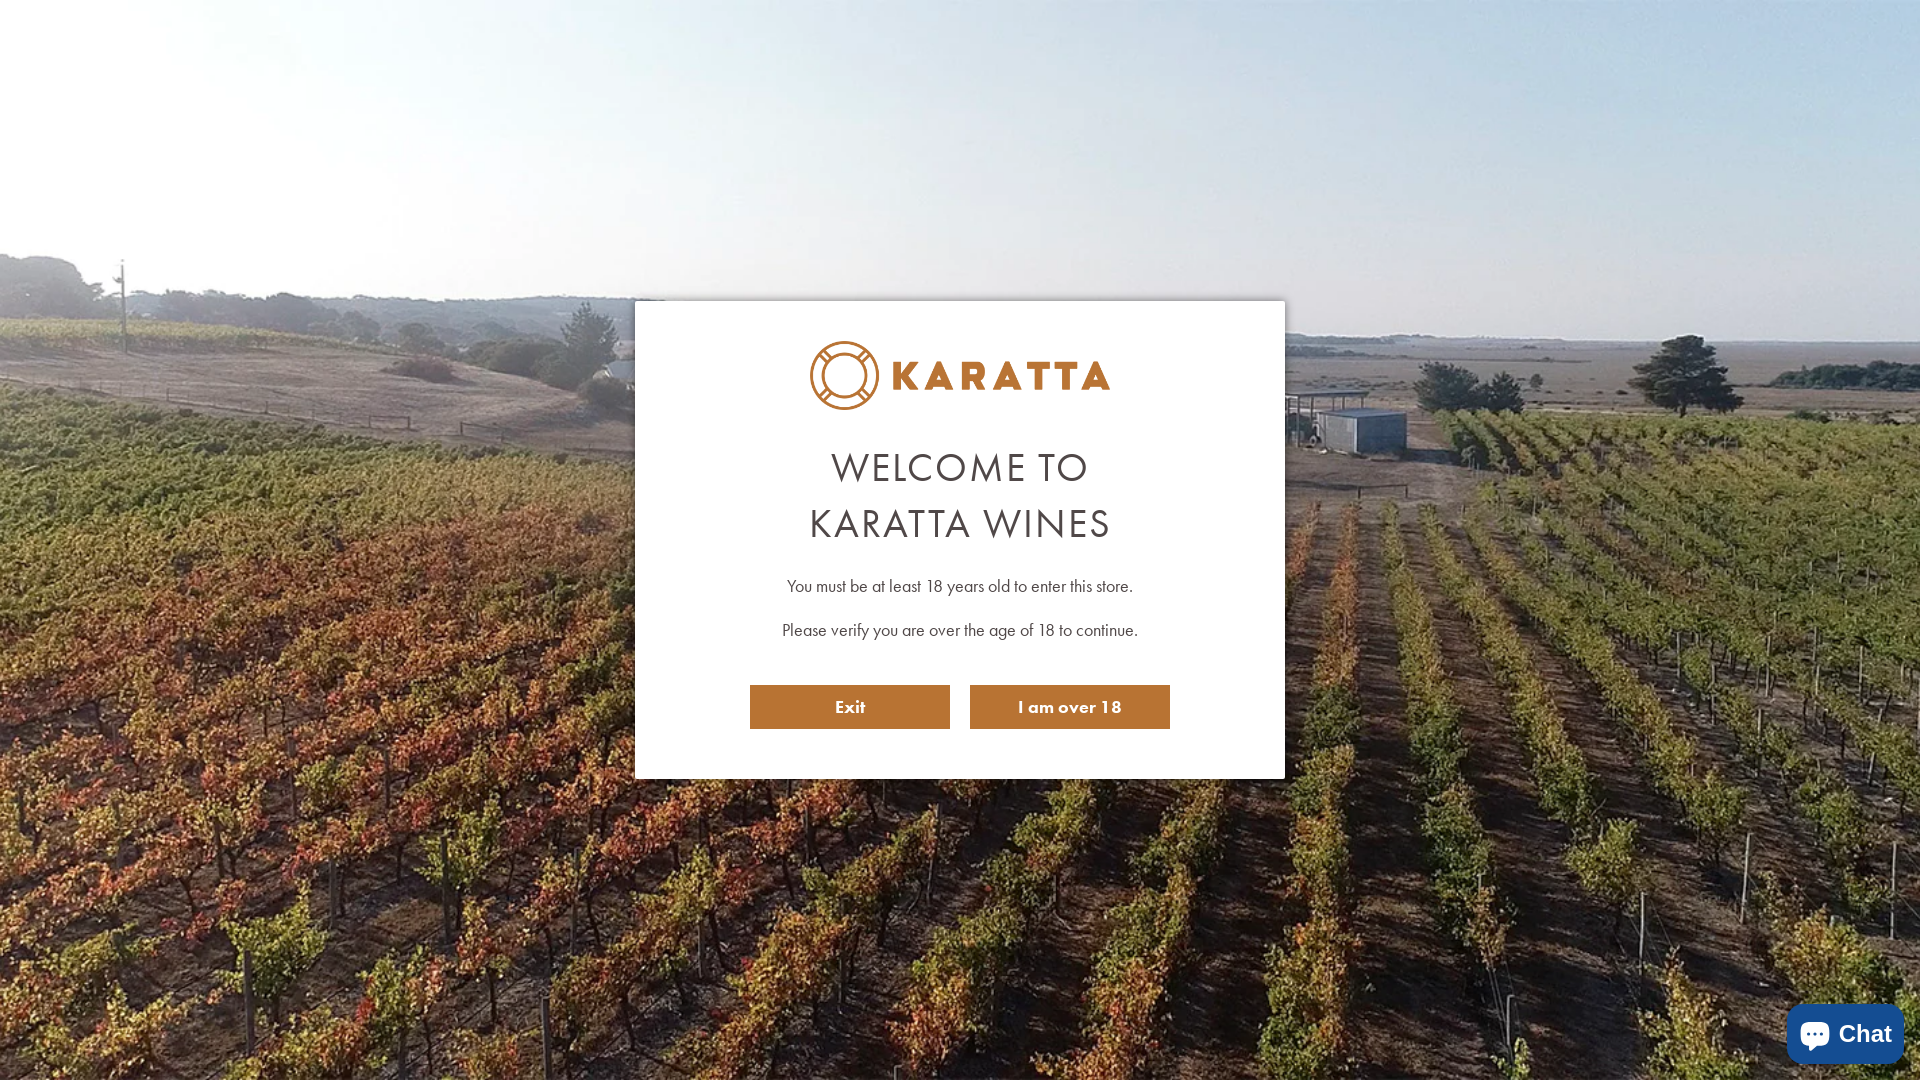 The width and height of the screenshot is (1920, 1080). Describe the element at coordinates (1780, 1029) in the screenshot. I see `'Shopify online store chat'` at that location.